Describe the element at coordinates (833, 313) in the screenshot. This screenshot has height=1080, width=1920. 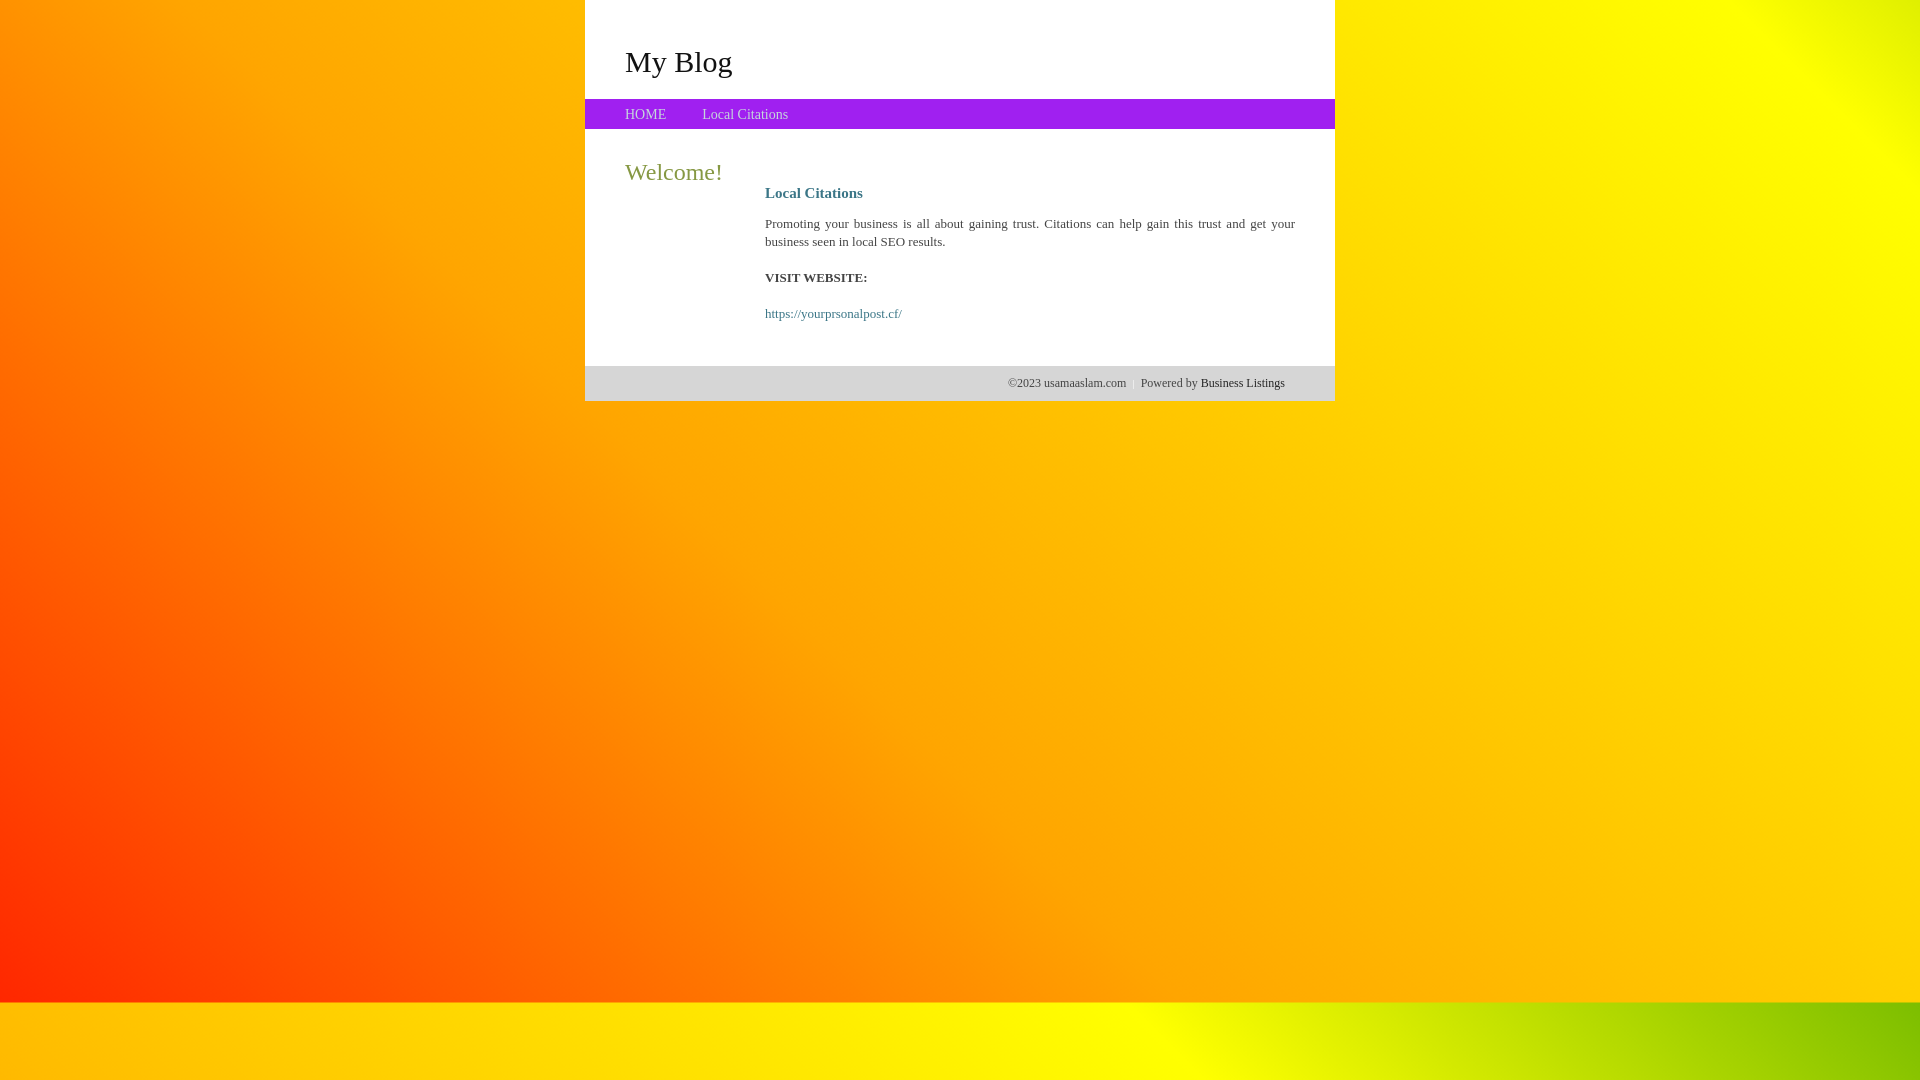
I see `'https://yourprsonalpost.cf/'` at that location.